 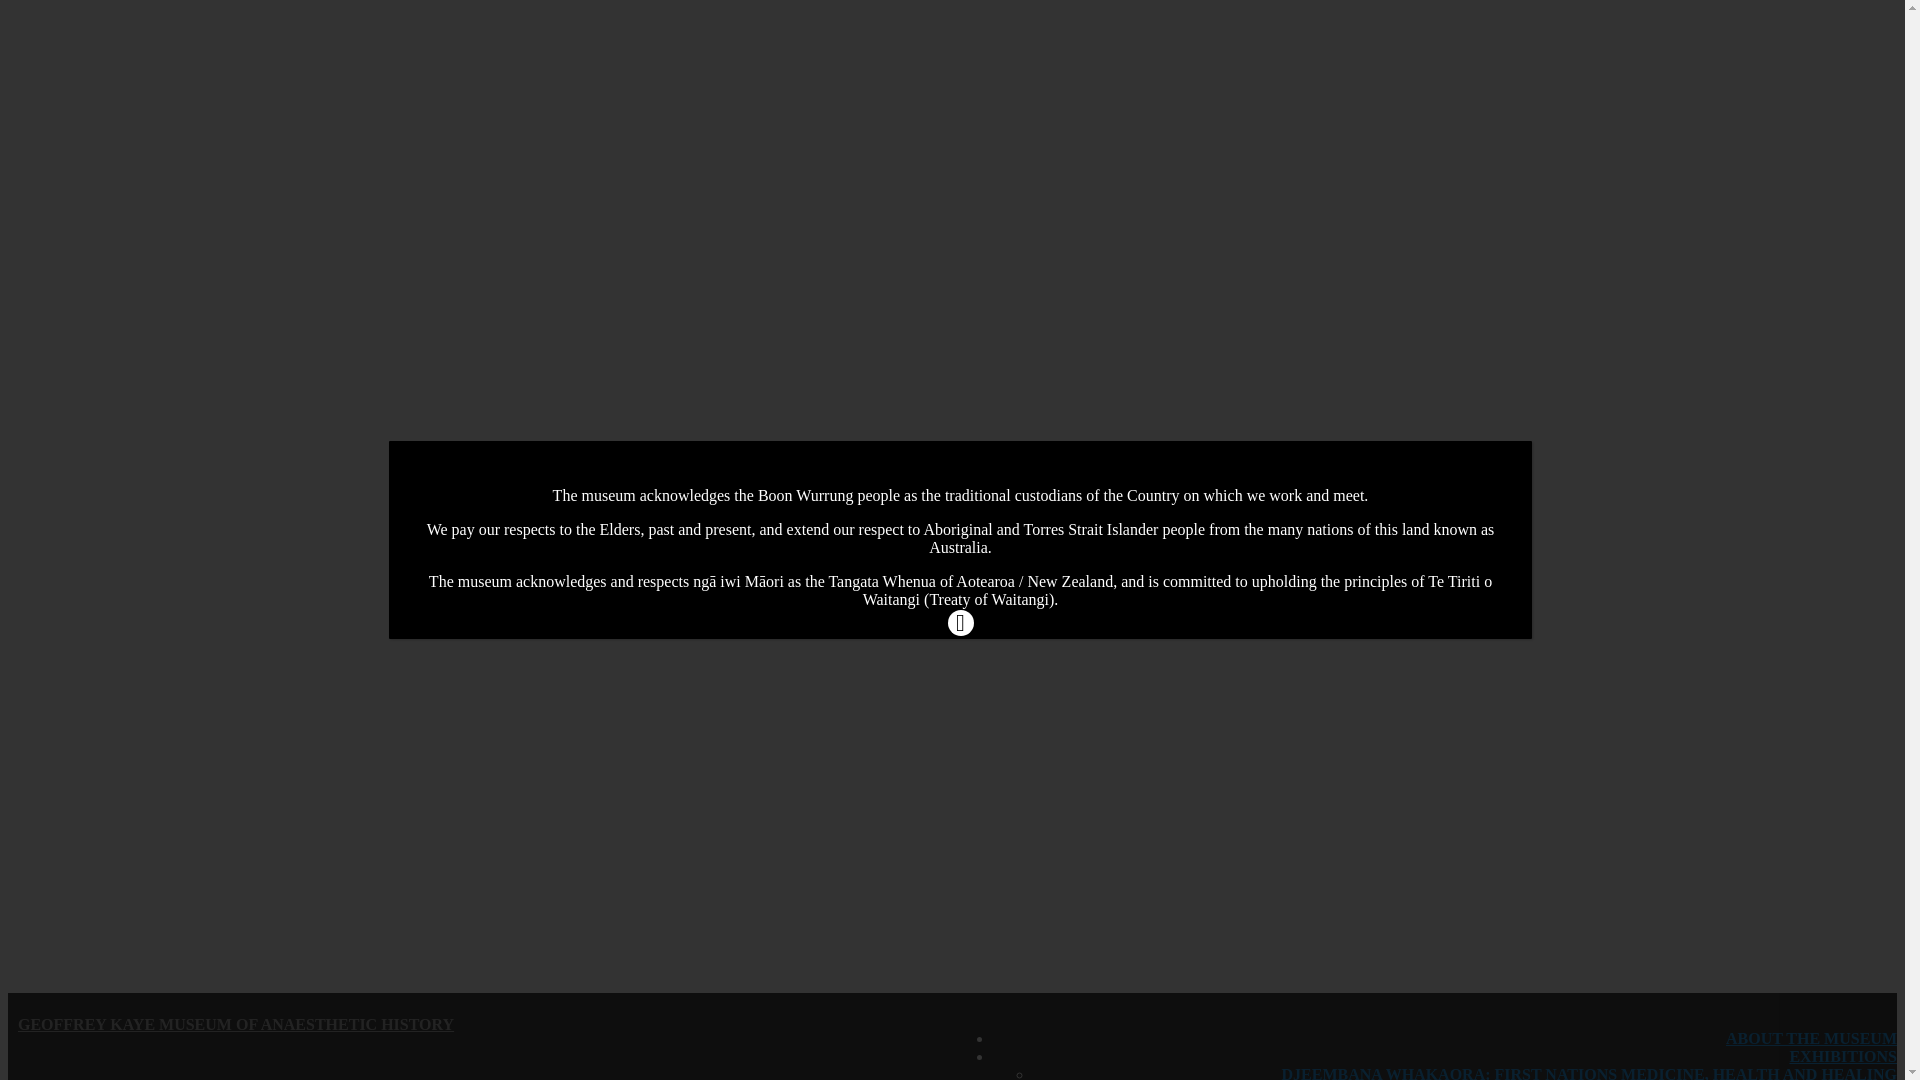 What do you see at coordinates (1725, 1037) in the screenshot?
I see `'ABOUT THE MUSEUM'` at bounding box center [1725, 1037].